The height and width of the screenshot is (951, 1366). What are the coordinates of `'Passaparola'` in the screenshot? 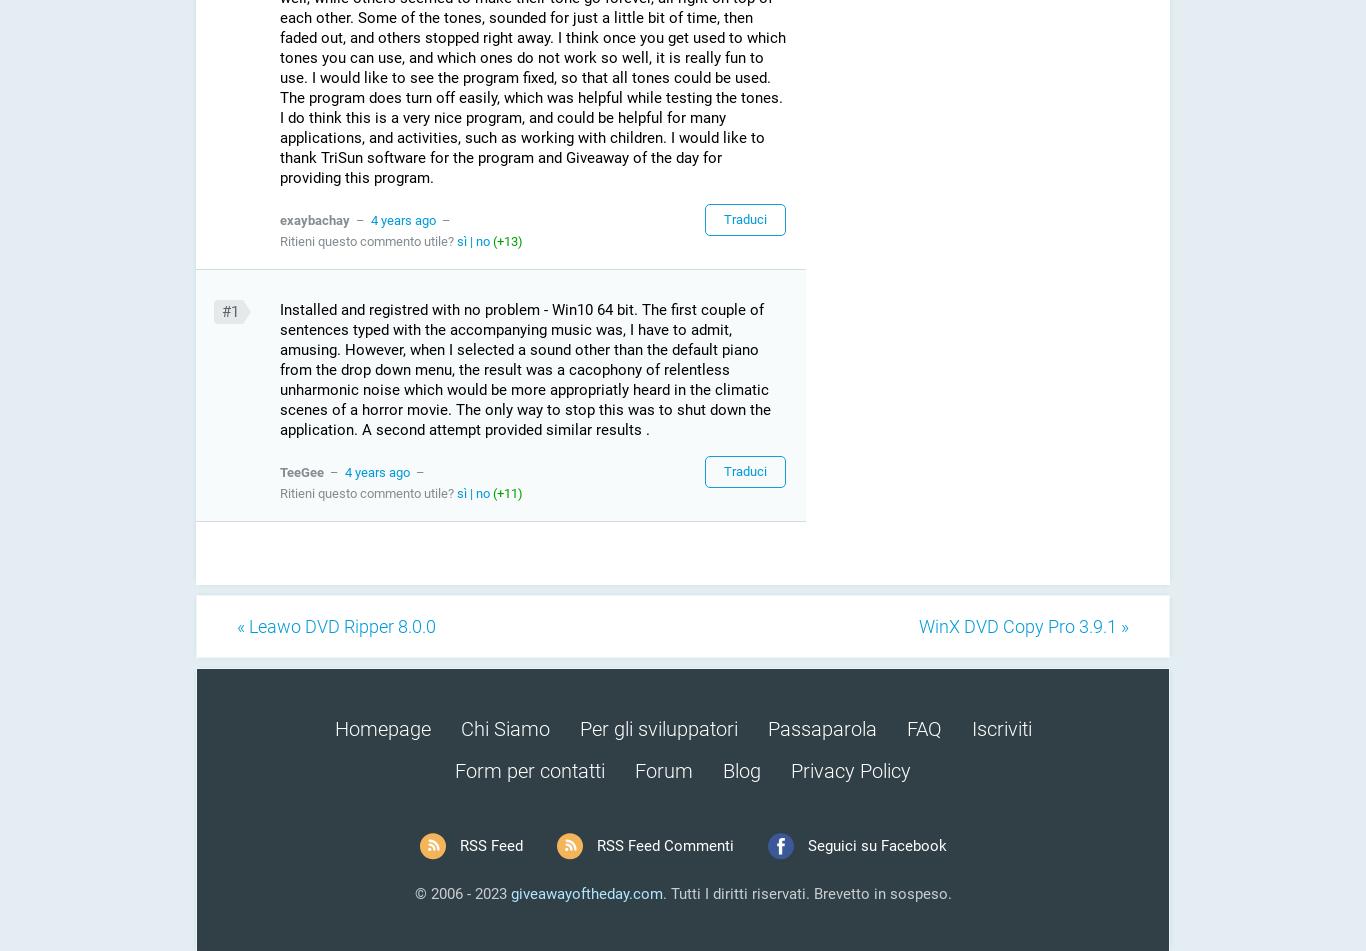 It's located at (820, 728).